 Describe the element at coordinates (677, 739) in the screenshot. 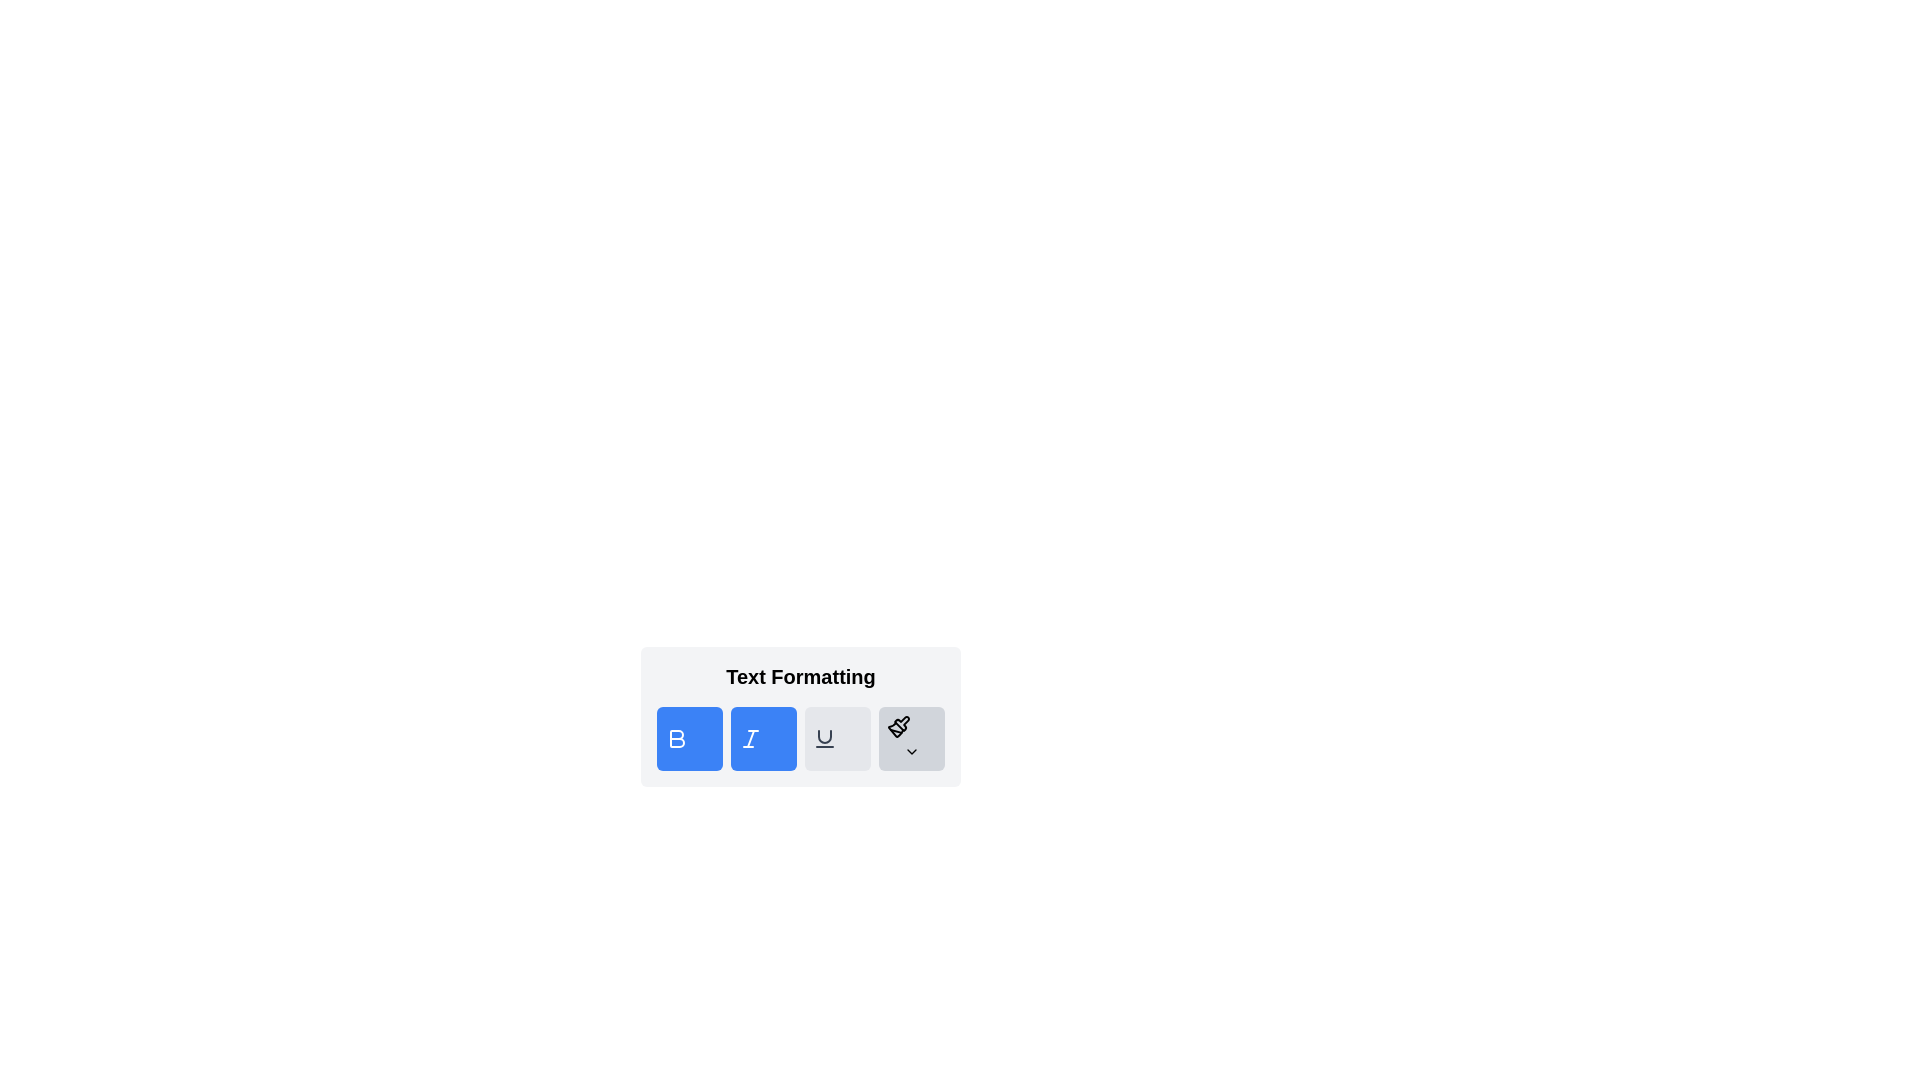

I see `the bold formatting icon located at the leftmost position in the group of formatting buttons` at that location.